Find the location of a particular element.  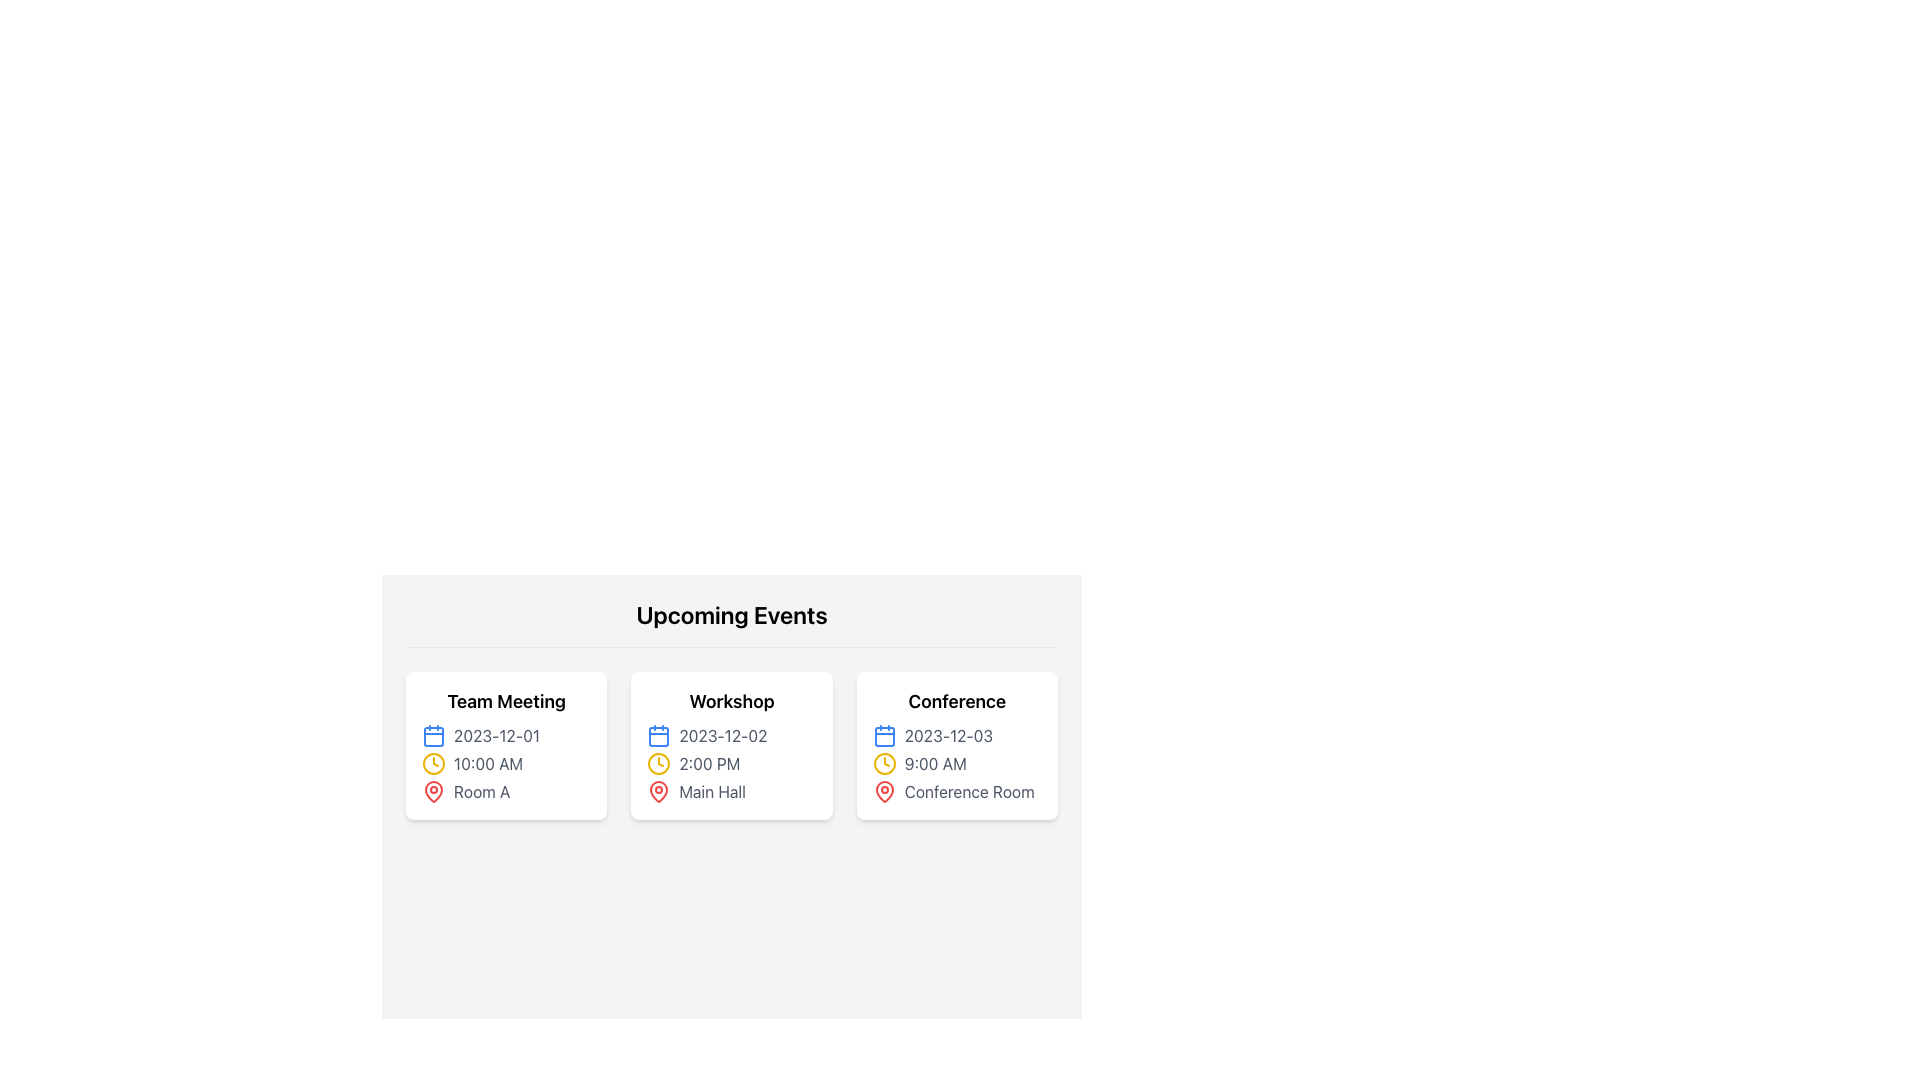

the 'Conference' event time information element located below the date '2023-12-03' and above the location 'Conference Room' in the Upcoming Events section is located at coordinates (956, 763).